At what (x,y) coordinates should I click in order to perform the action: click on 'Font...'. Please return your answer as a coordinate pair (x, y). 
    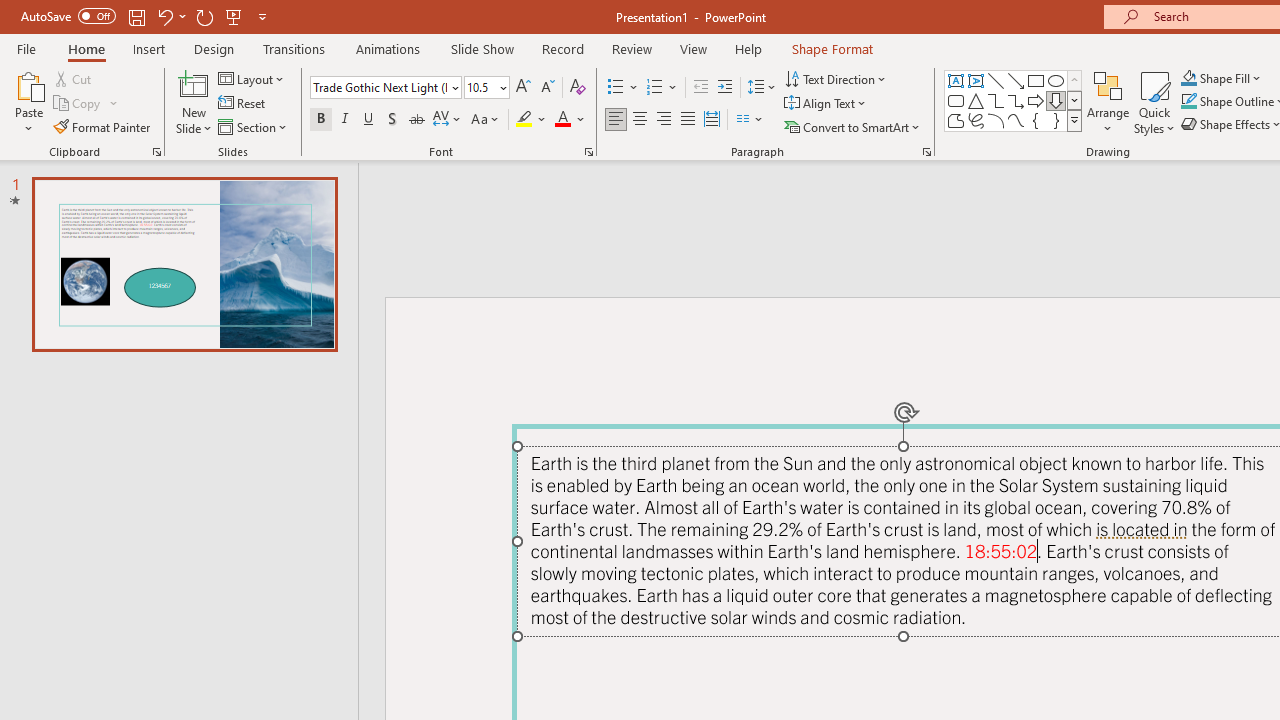
    Looking at the image, I should click on (587, 150).